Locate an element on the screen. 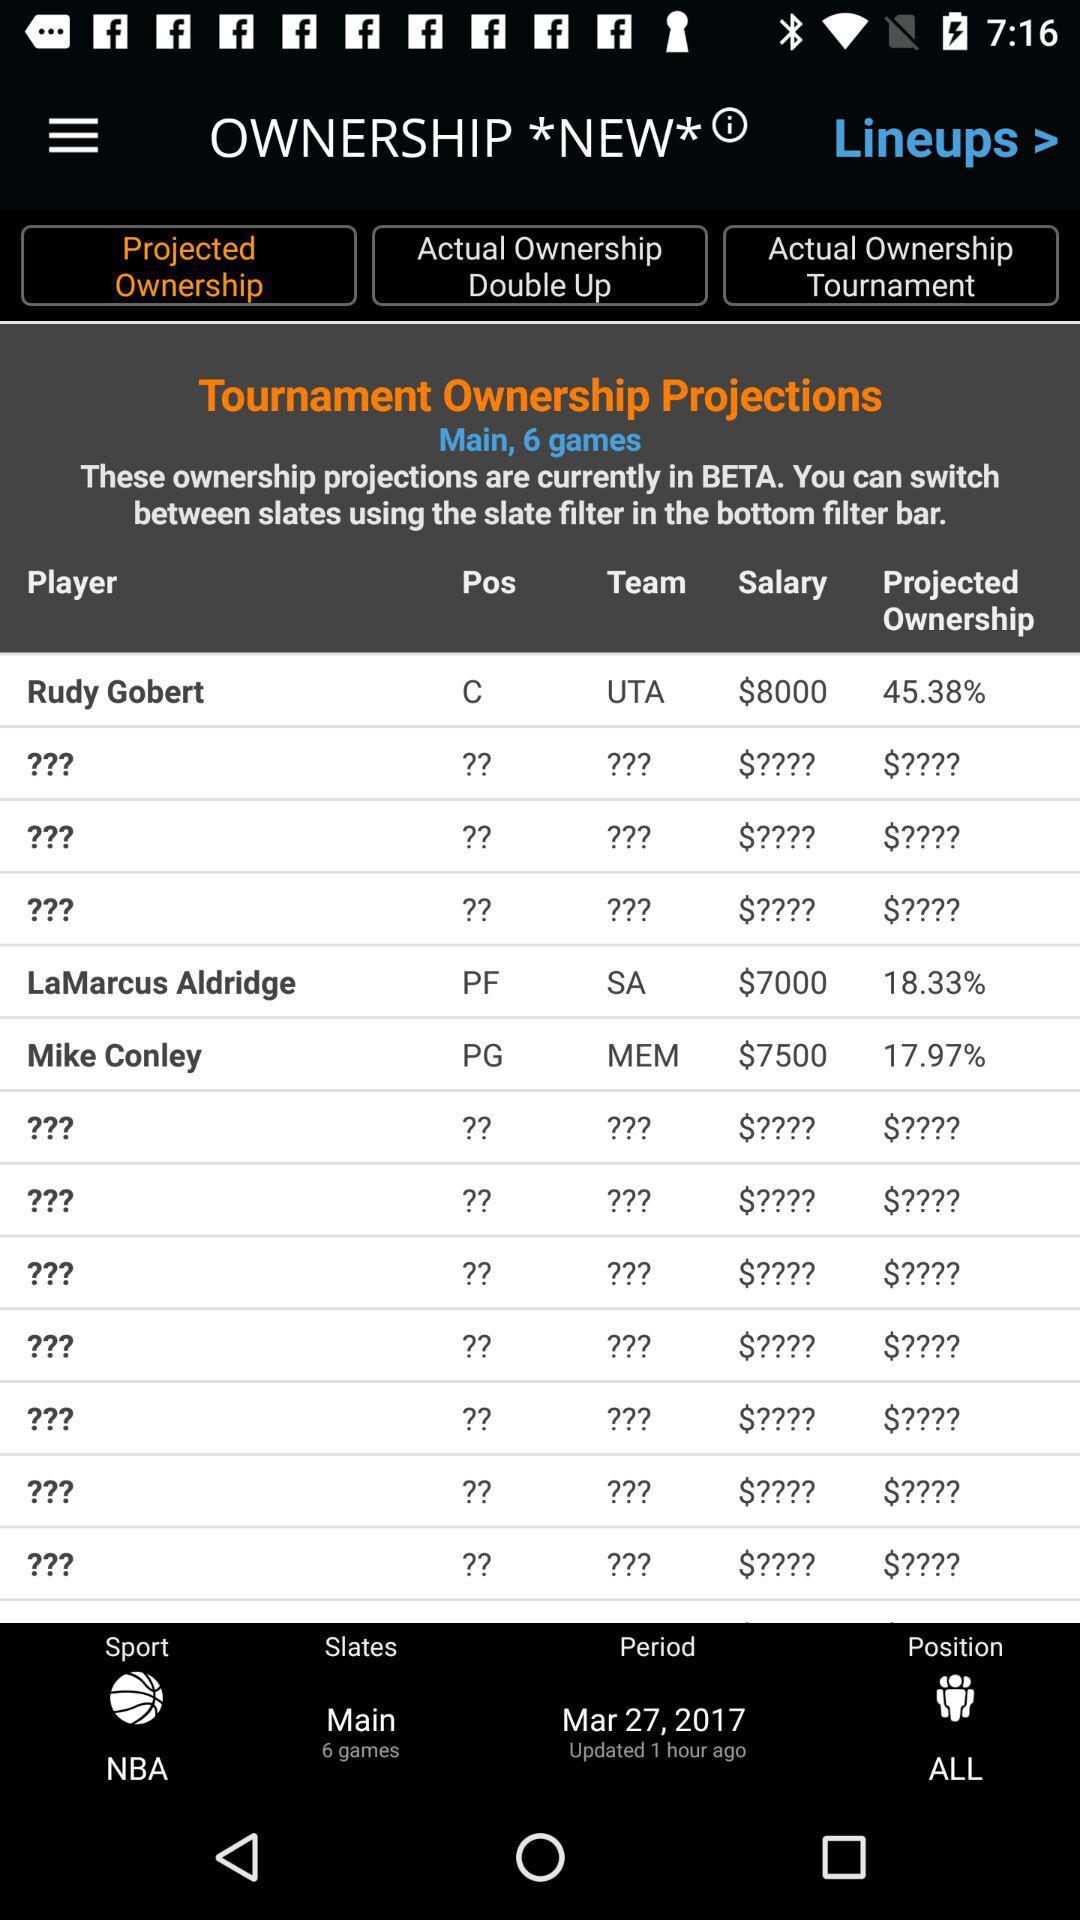 This screenshot has width=1080, height=1920. item above the mike conley item is located at coordinates (519, 981).